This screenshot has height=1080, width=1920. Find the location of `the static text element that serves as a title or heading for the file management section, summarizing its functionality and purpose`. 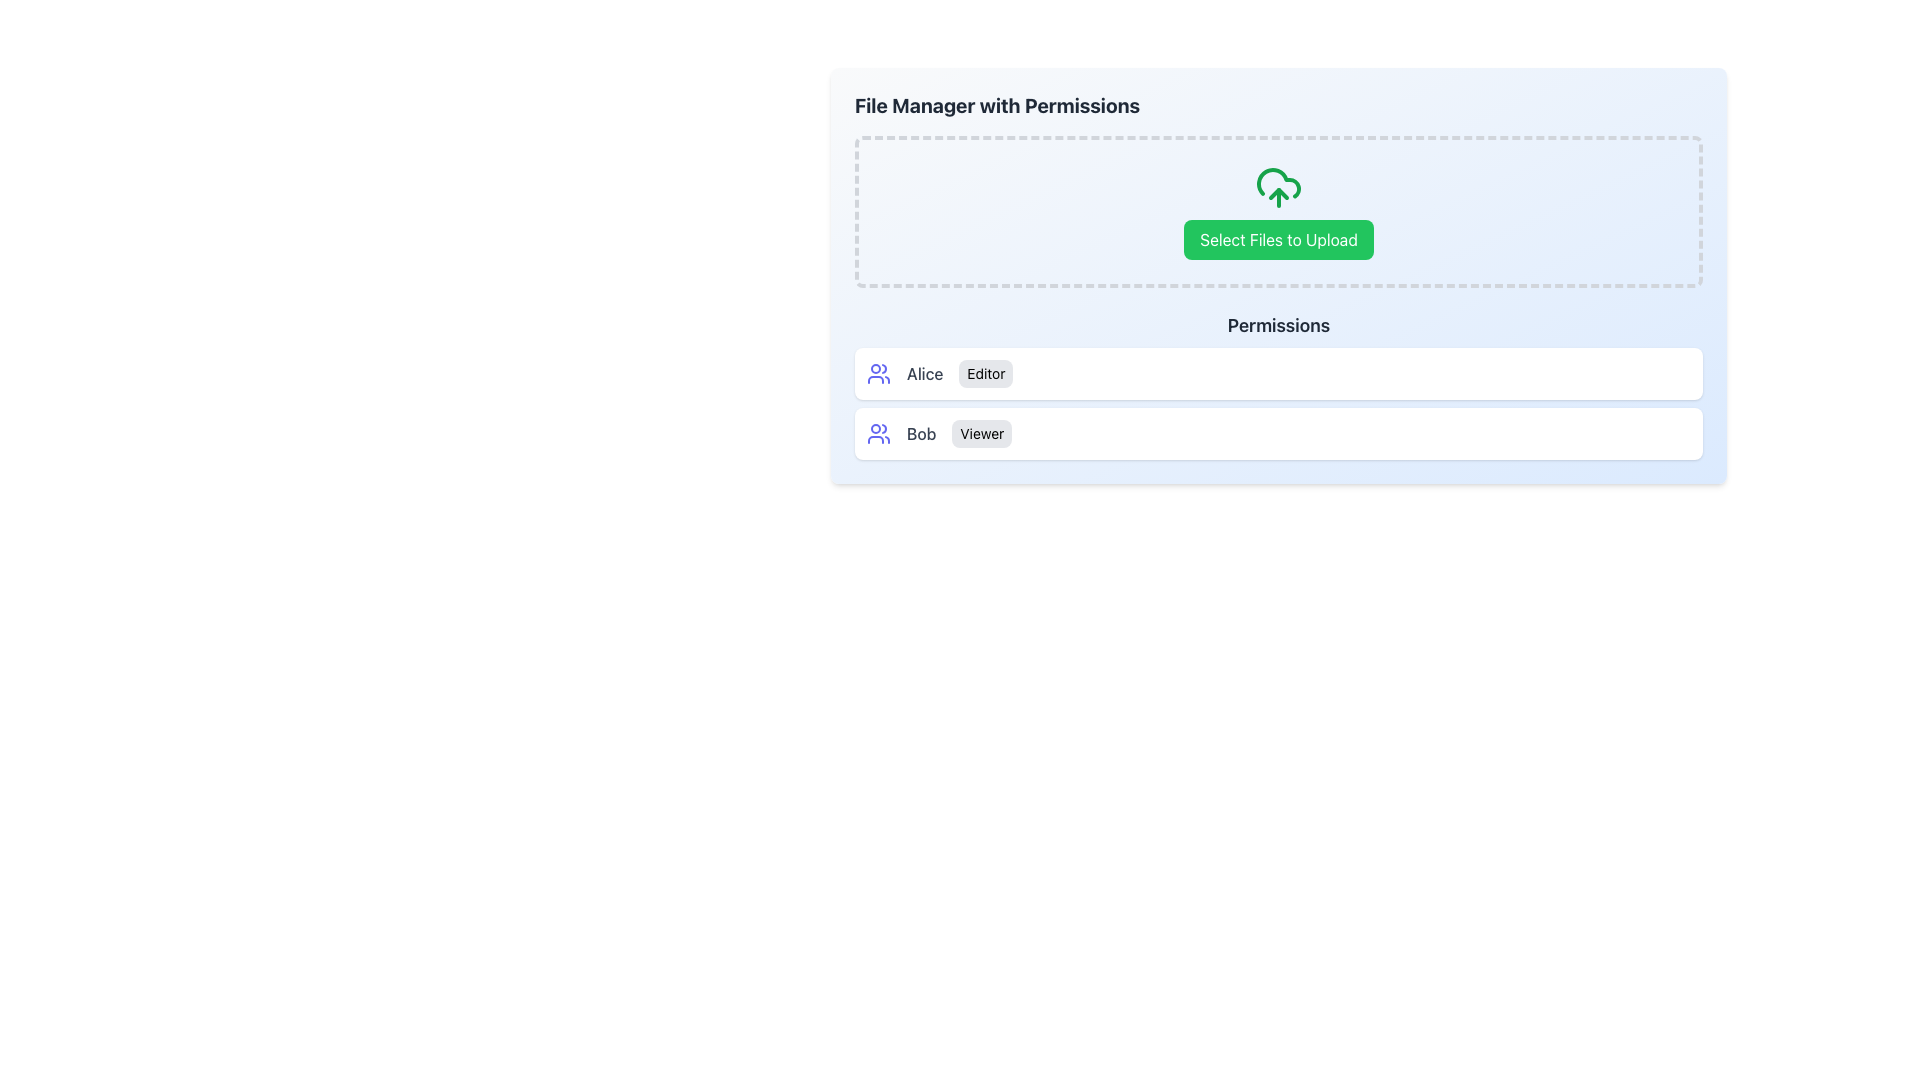

the static text element that serves as a title or heading for the file management section, summarizing its functionality and purpose is located at coordinates (997, 105).